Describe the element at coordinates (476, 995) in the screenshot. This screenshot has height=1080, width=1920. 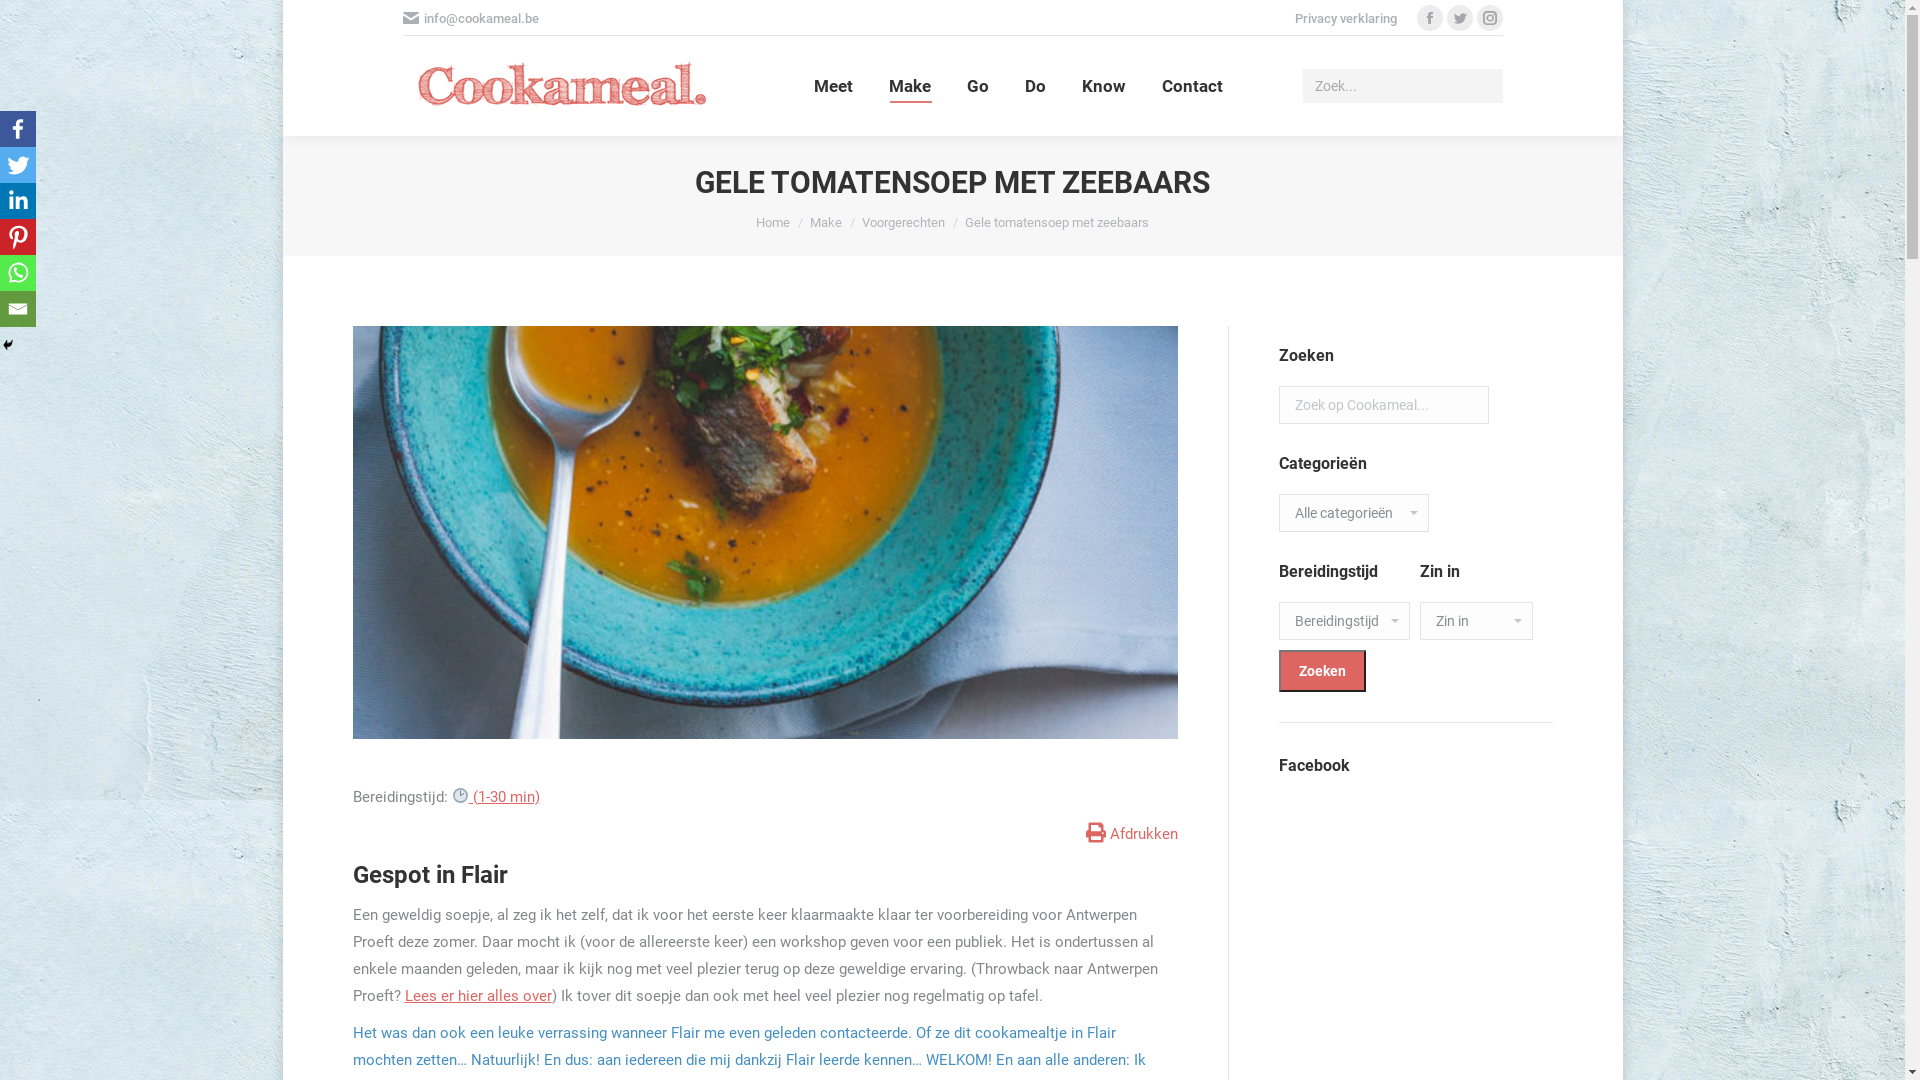
I see `'Lees er hier alles over'` at that location.